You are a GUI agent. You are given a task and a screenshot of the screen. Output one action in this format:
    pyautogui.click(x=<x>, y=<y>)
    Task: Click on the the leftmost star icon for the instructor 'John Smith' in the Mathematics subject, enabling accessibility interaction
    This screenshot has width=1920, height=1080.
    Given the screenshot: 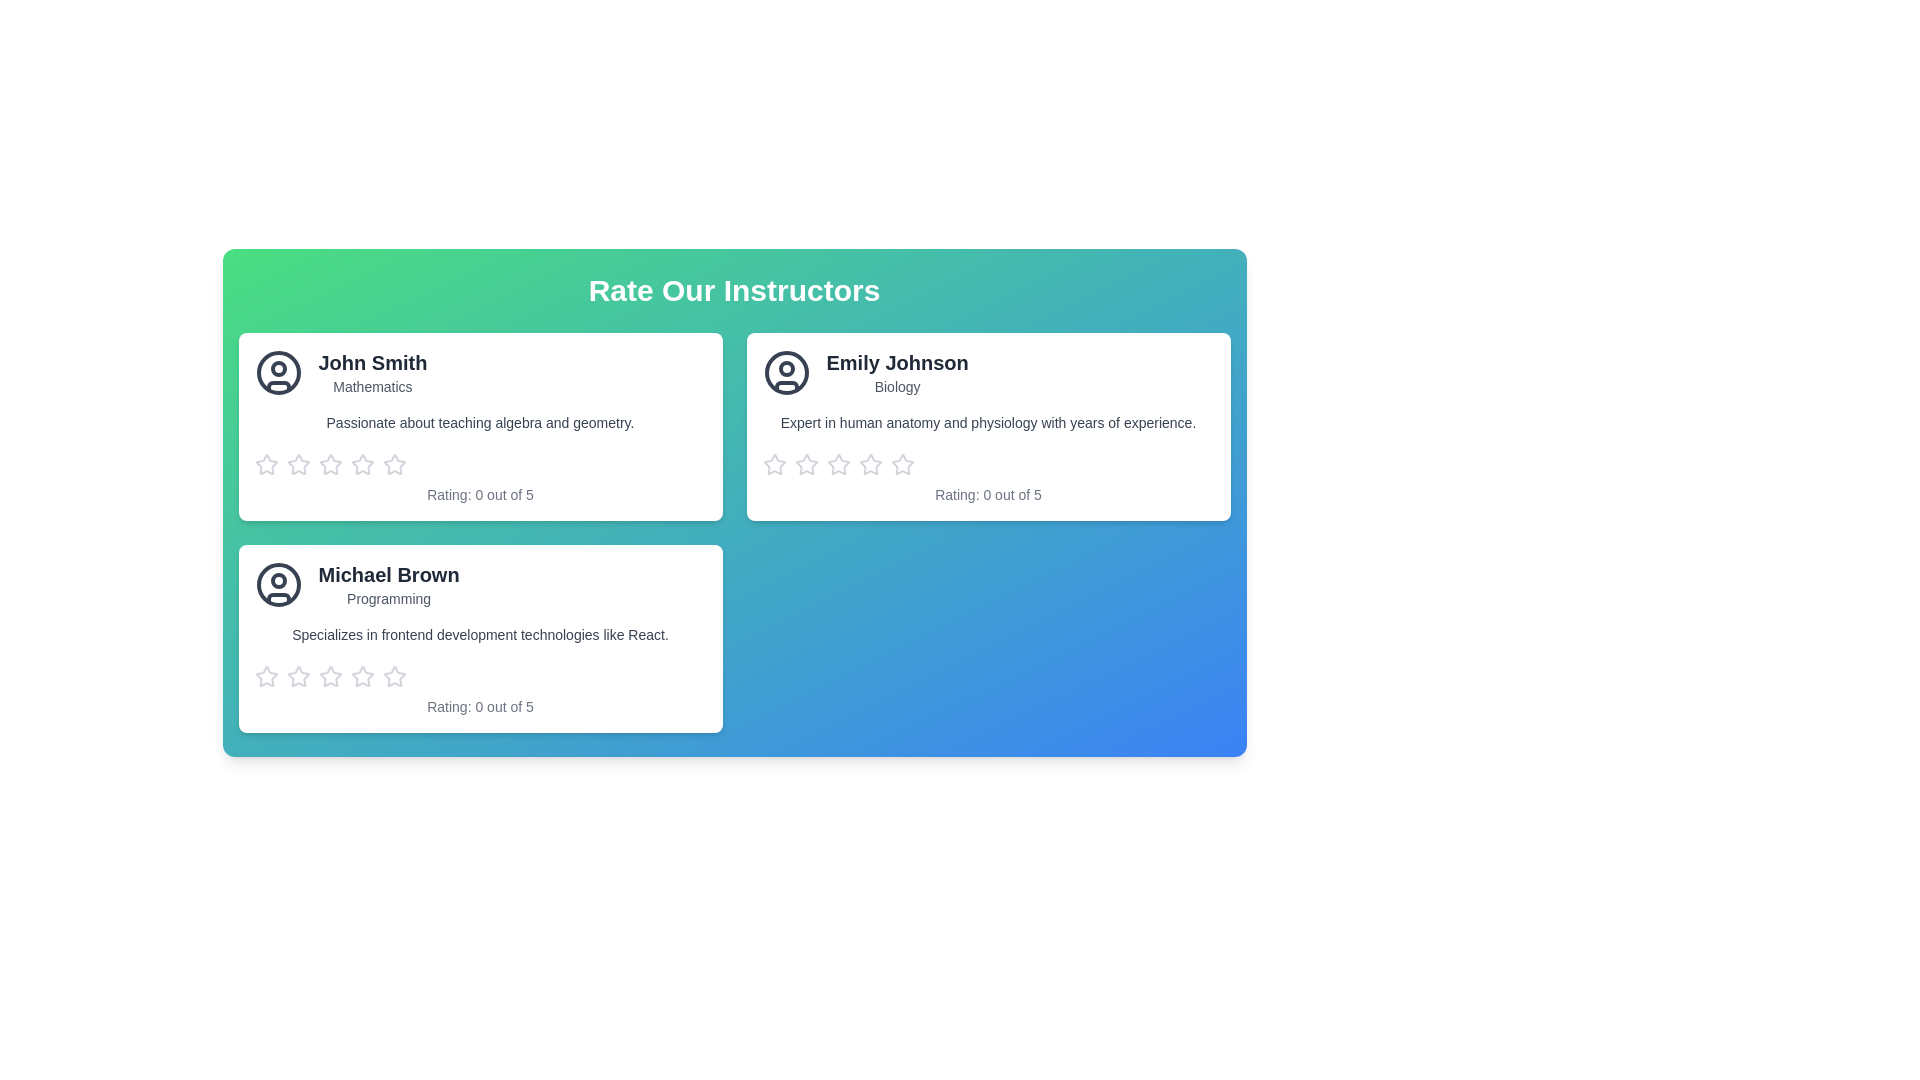 What is the action you would take?
    pyautogui.click(x=265, y=464)
    